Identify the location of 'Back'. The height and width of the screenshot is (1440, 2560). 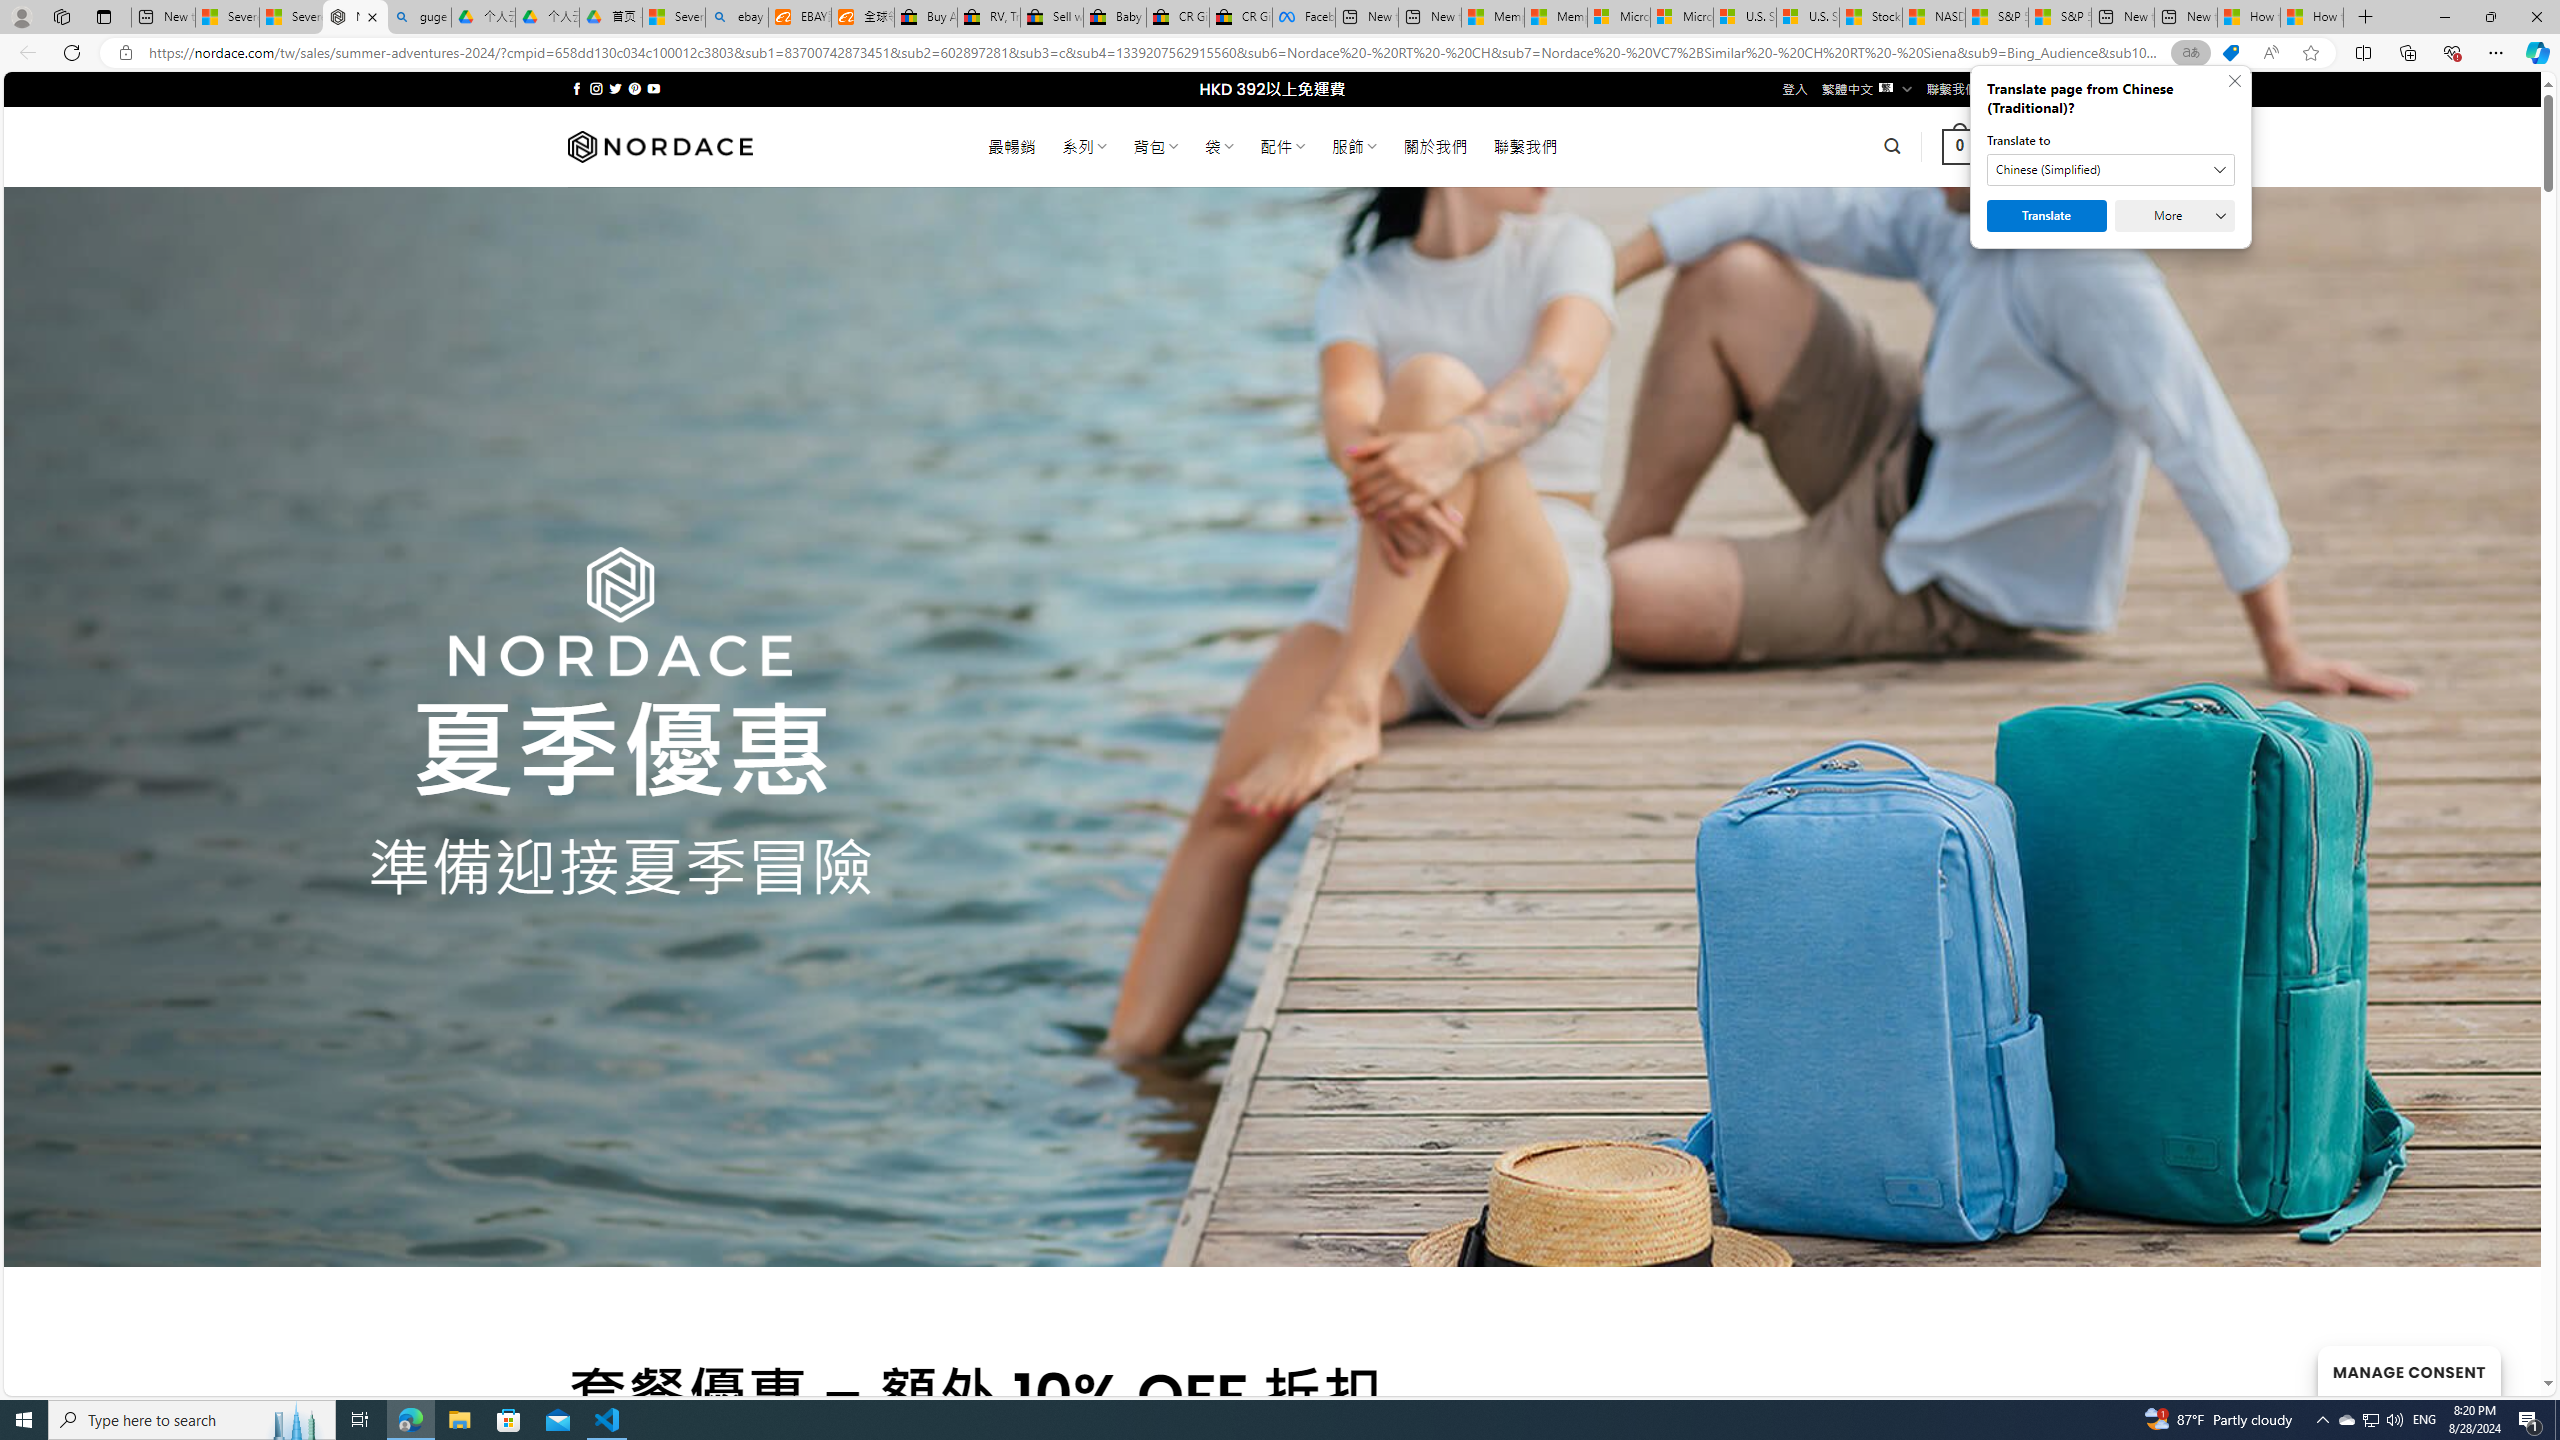
(24, 51).